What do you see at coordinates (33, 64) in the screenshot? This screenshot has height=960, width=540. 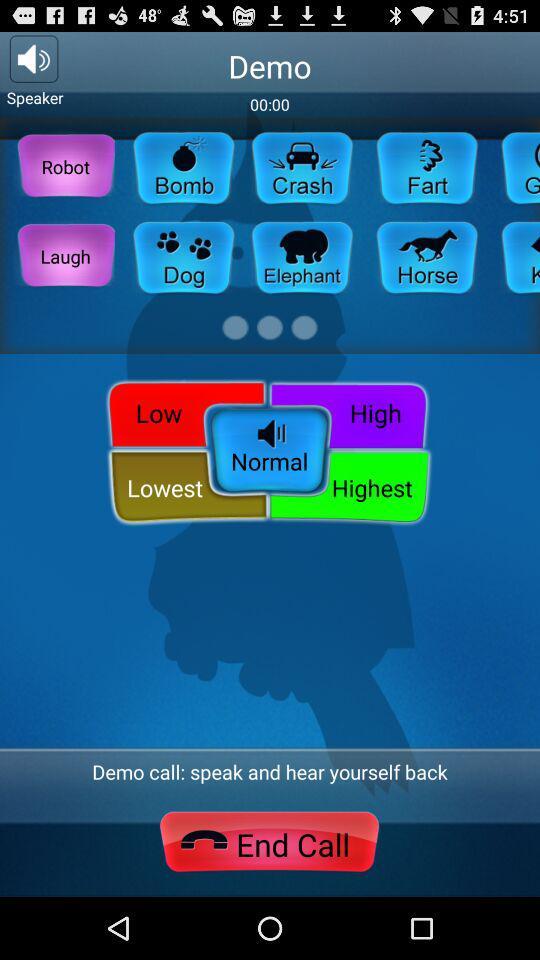 I see `the volume icon` at bounding box center [33, 64].